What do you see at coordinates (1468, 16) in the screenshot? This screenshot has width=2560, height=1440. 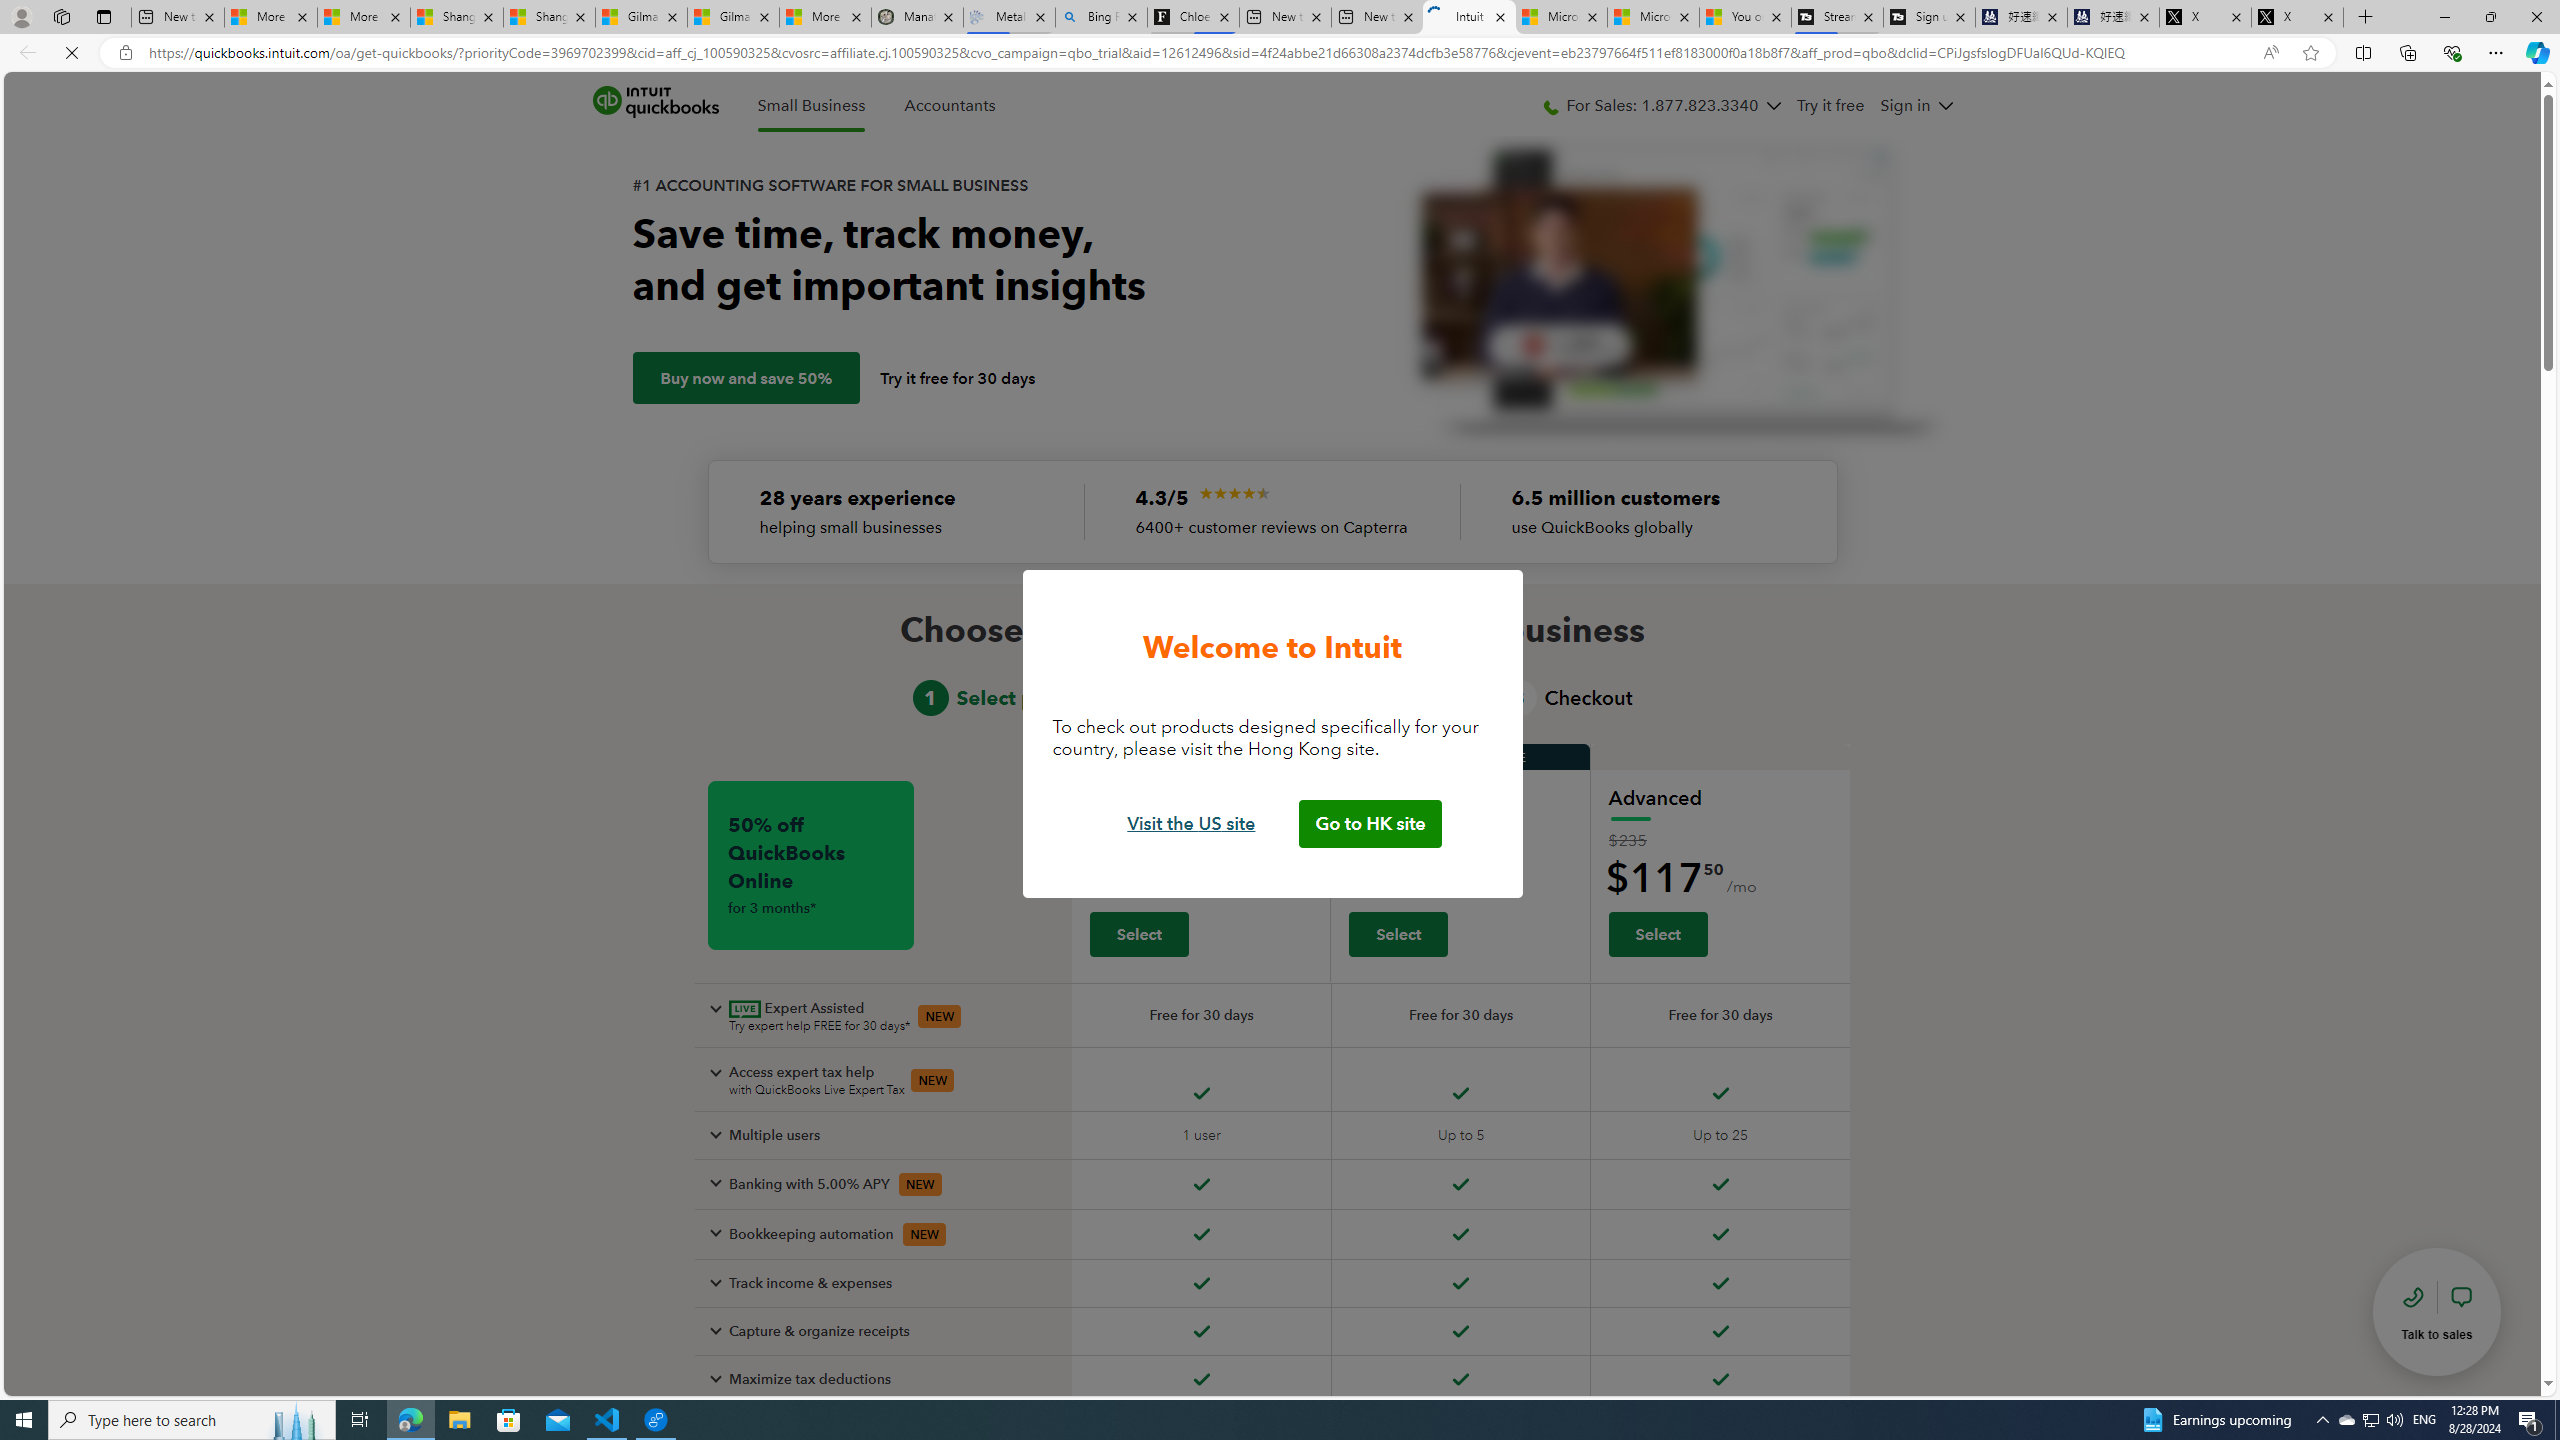 I see `'Intuit QuickBooks Online - Quickbooks'` at bounding box center [1468, 16].